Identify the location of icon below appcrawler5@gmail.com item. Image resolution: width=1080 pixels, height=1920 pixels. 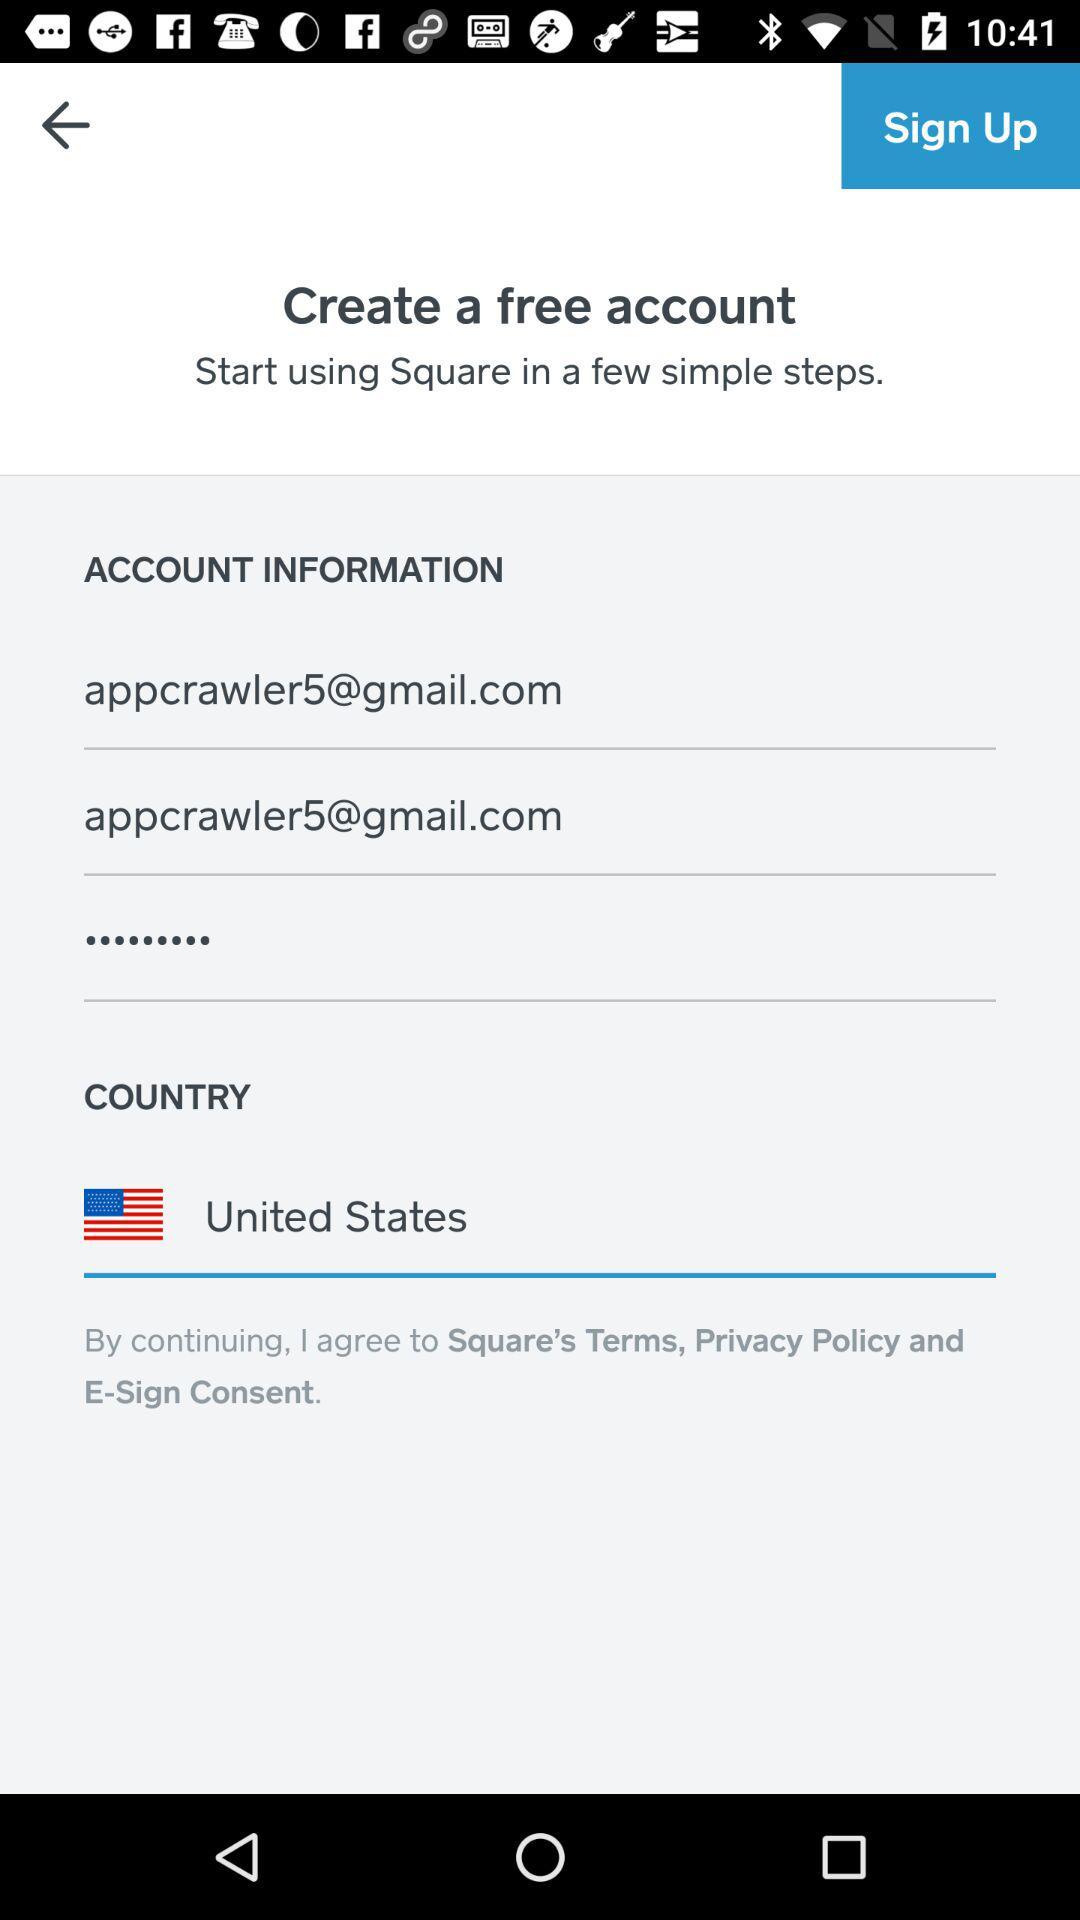
(540, 938).